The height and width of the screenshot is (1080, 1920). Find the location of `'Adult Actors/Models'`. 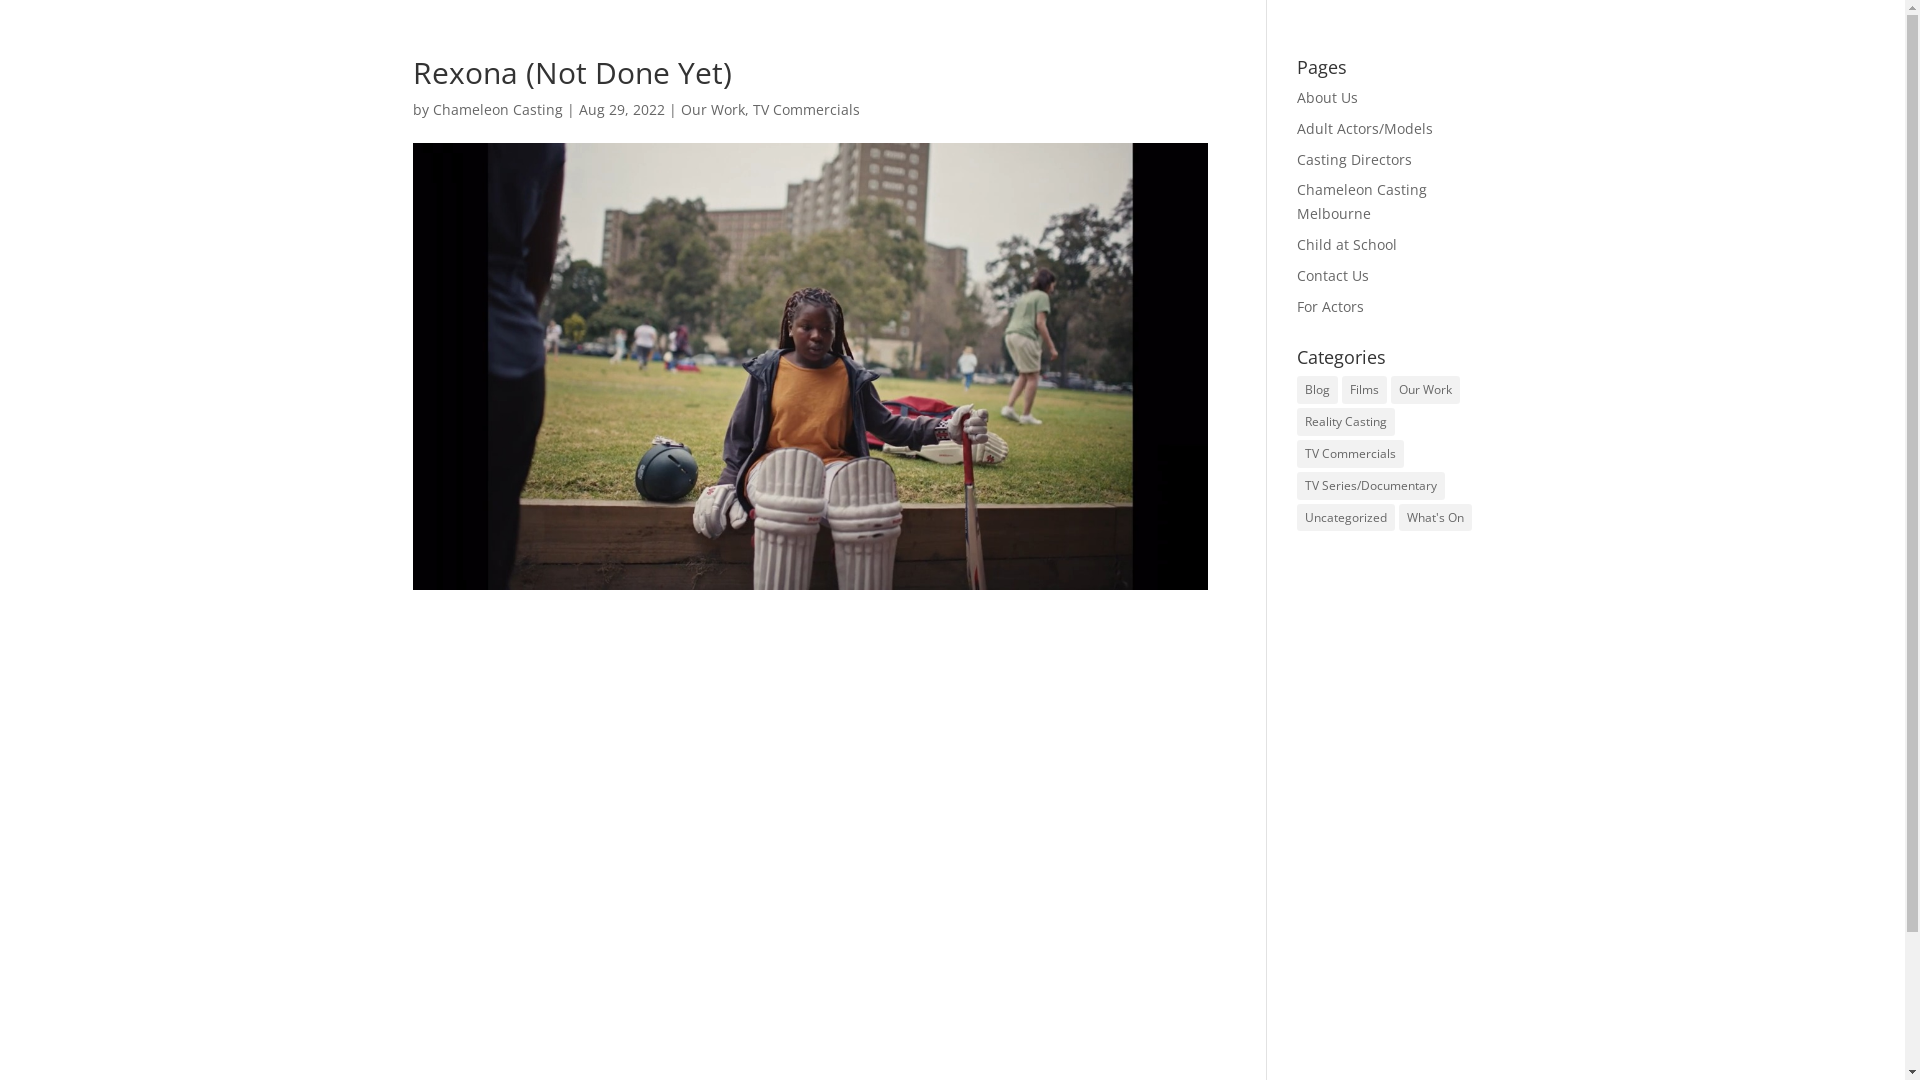

'Adult Actors/Models' is located at coordinates (1363, 128).